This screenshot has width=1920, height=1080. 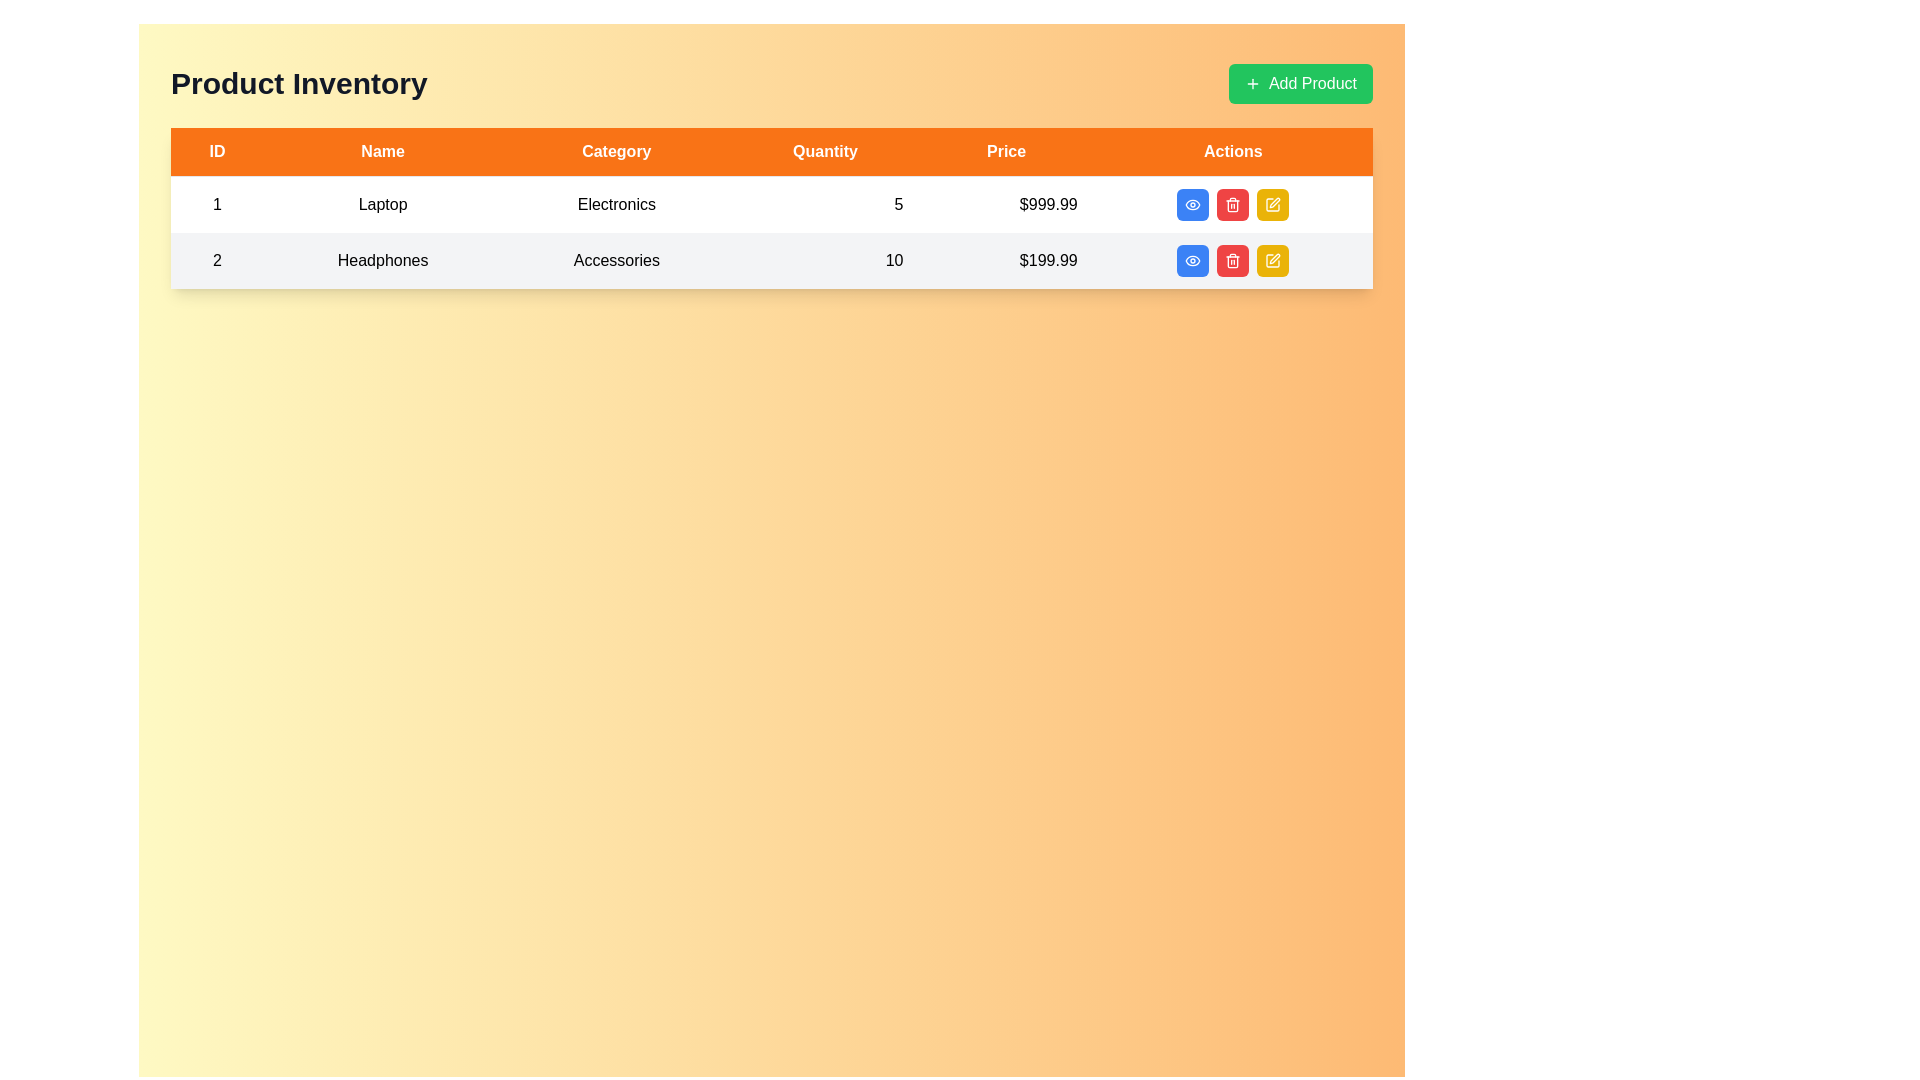 I want to click on the 'Quantity' static text label in the table header, which indicates the quantity of items in the respective rows and is the fourth column header in the table, so click(x=825, y=151).